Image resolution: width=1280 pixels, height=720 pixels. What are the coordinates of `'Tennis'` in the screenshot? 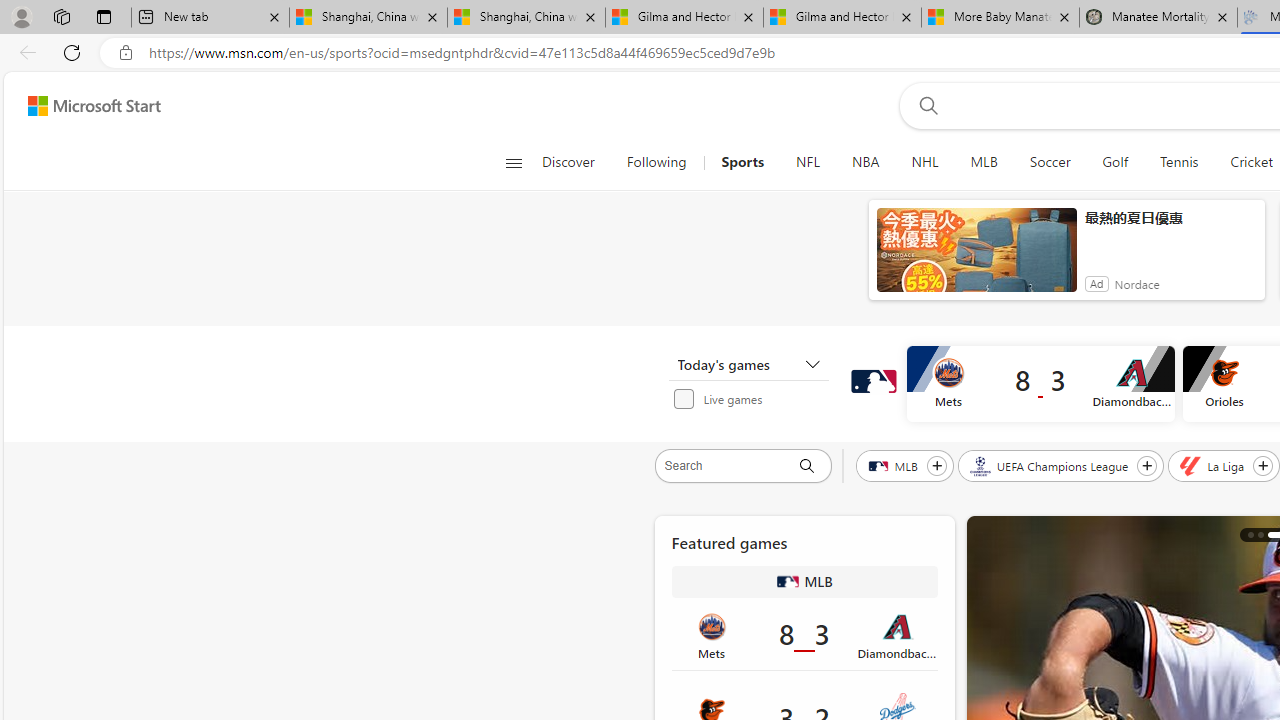 It's located at (1179, 162).